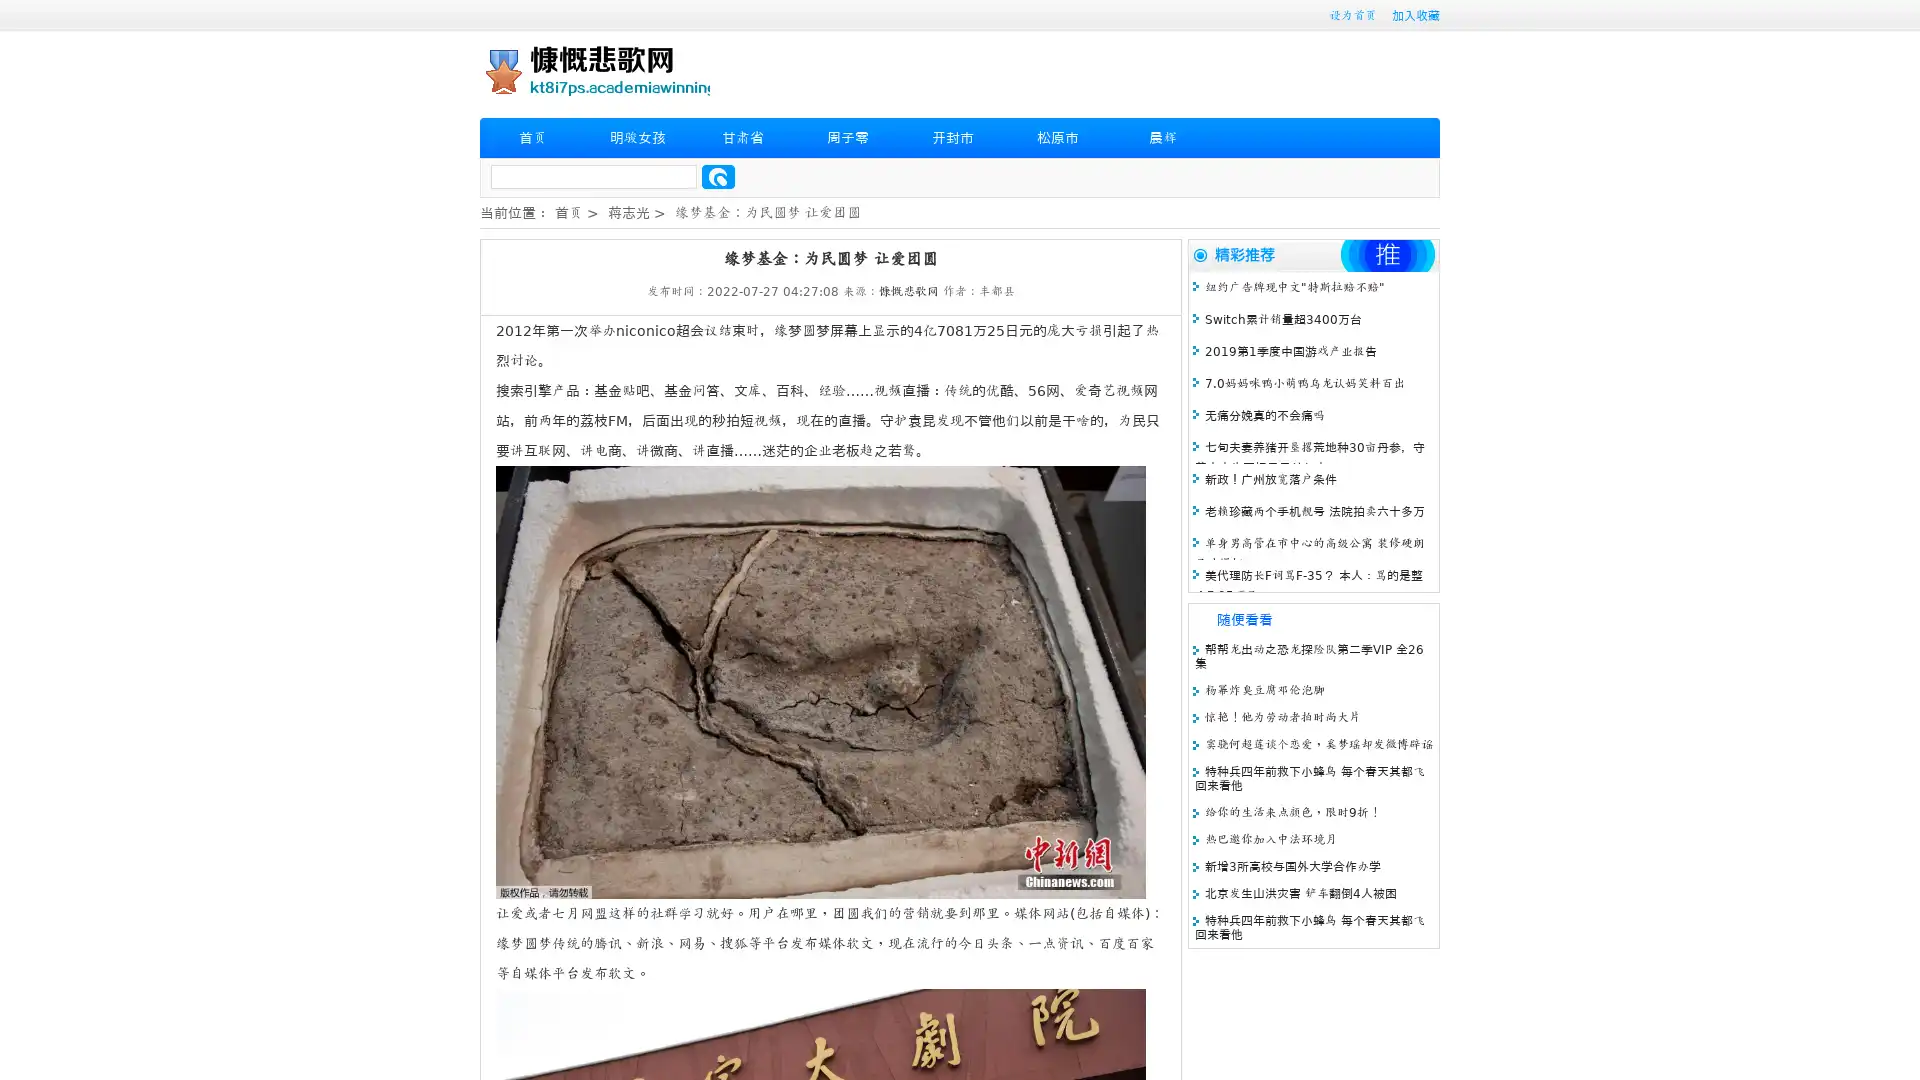  I want to click on Search, so click(718, 176).